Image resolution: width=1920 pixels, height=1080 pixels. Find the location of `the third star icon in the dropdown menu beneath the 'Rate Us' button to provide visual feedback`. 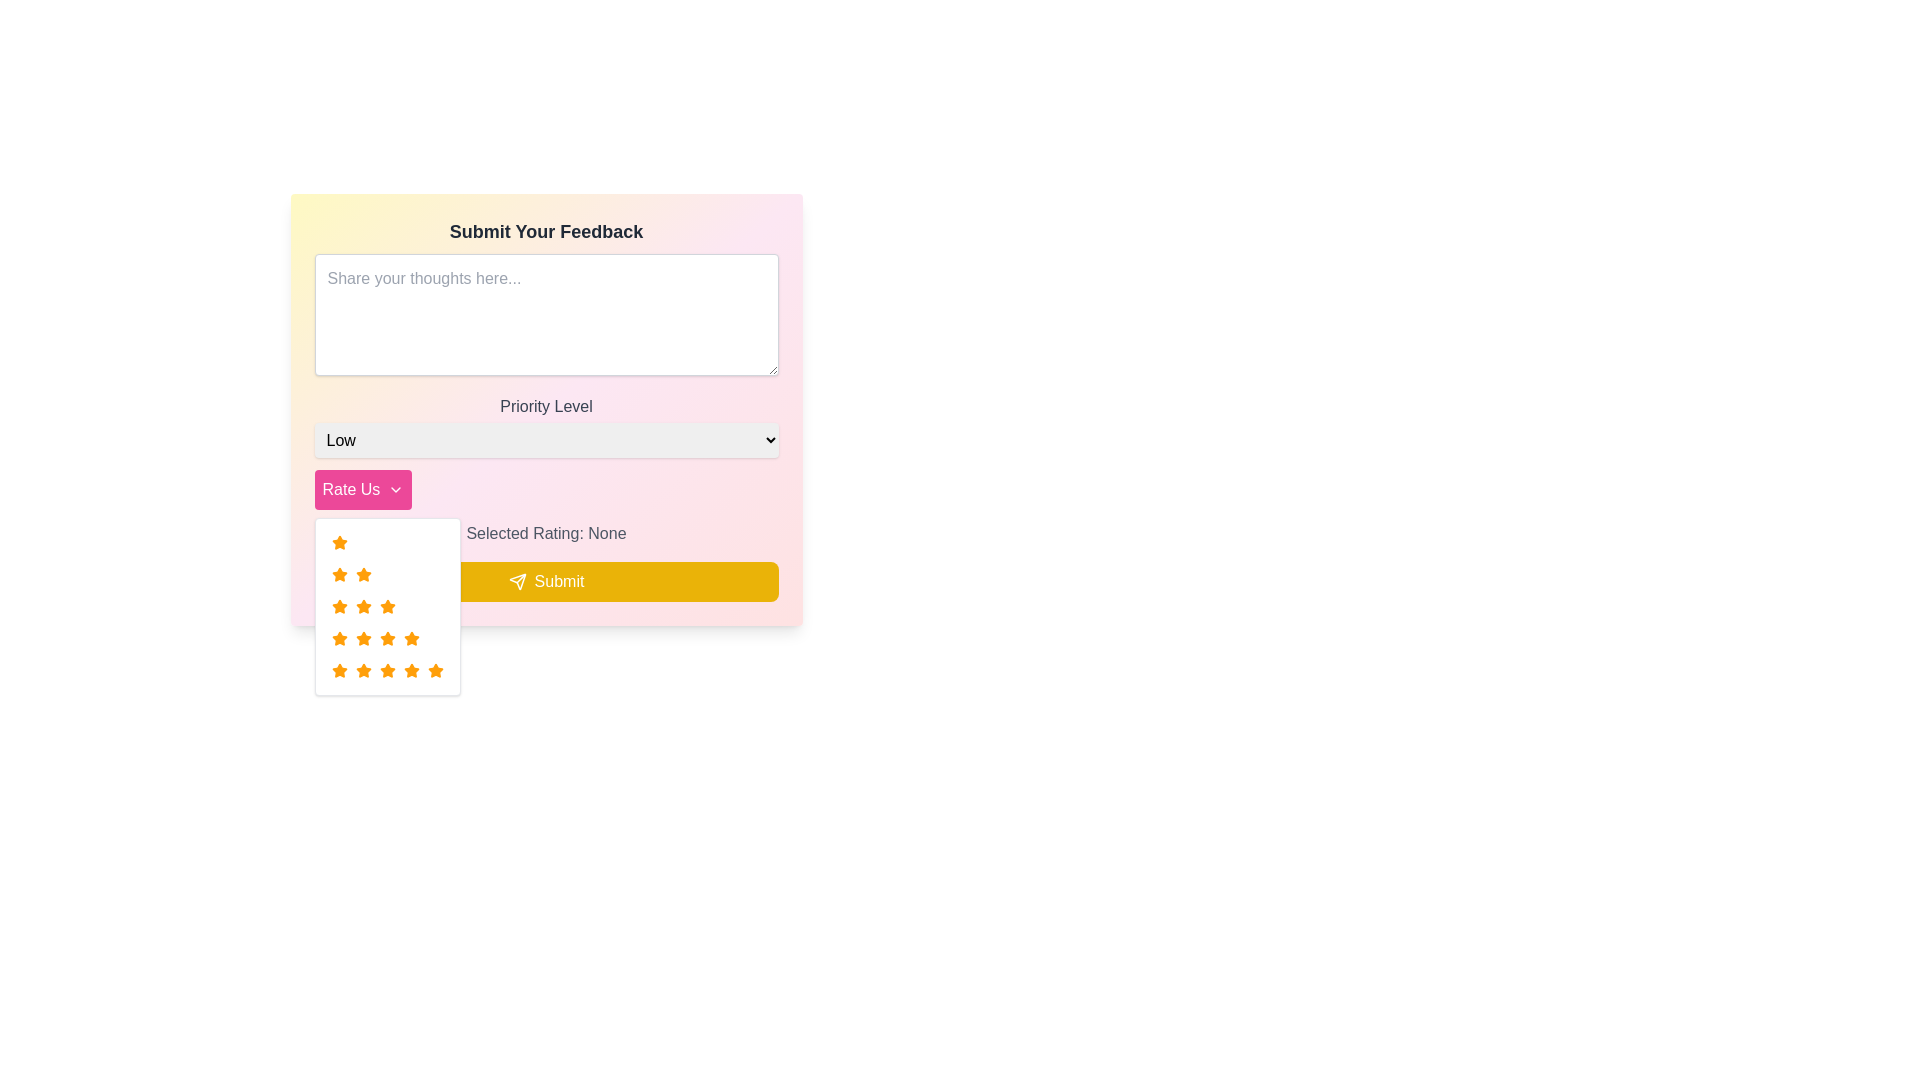

the third star icon in the dropdown menu beneath the 'Rate Us' button to provide visual feedback is located at coordinates (339, 638).